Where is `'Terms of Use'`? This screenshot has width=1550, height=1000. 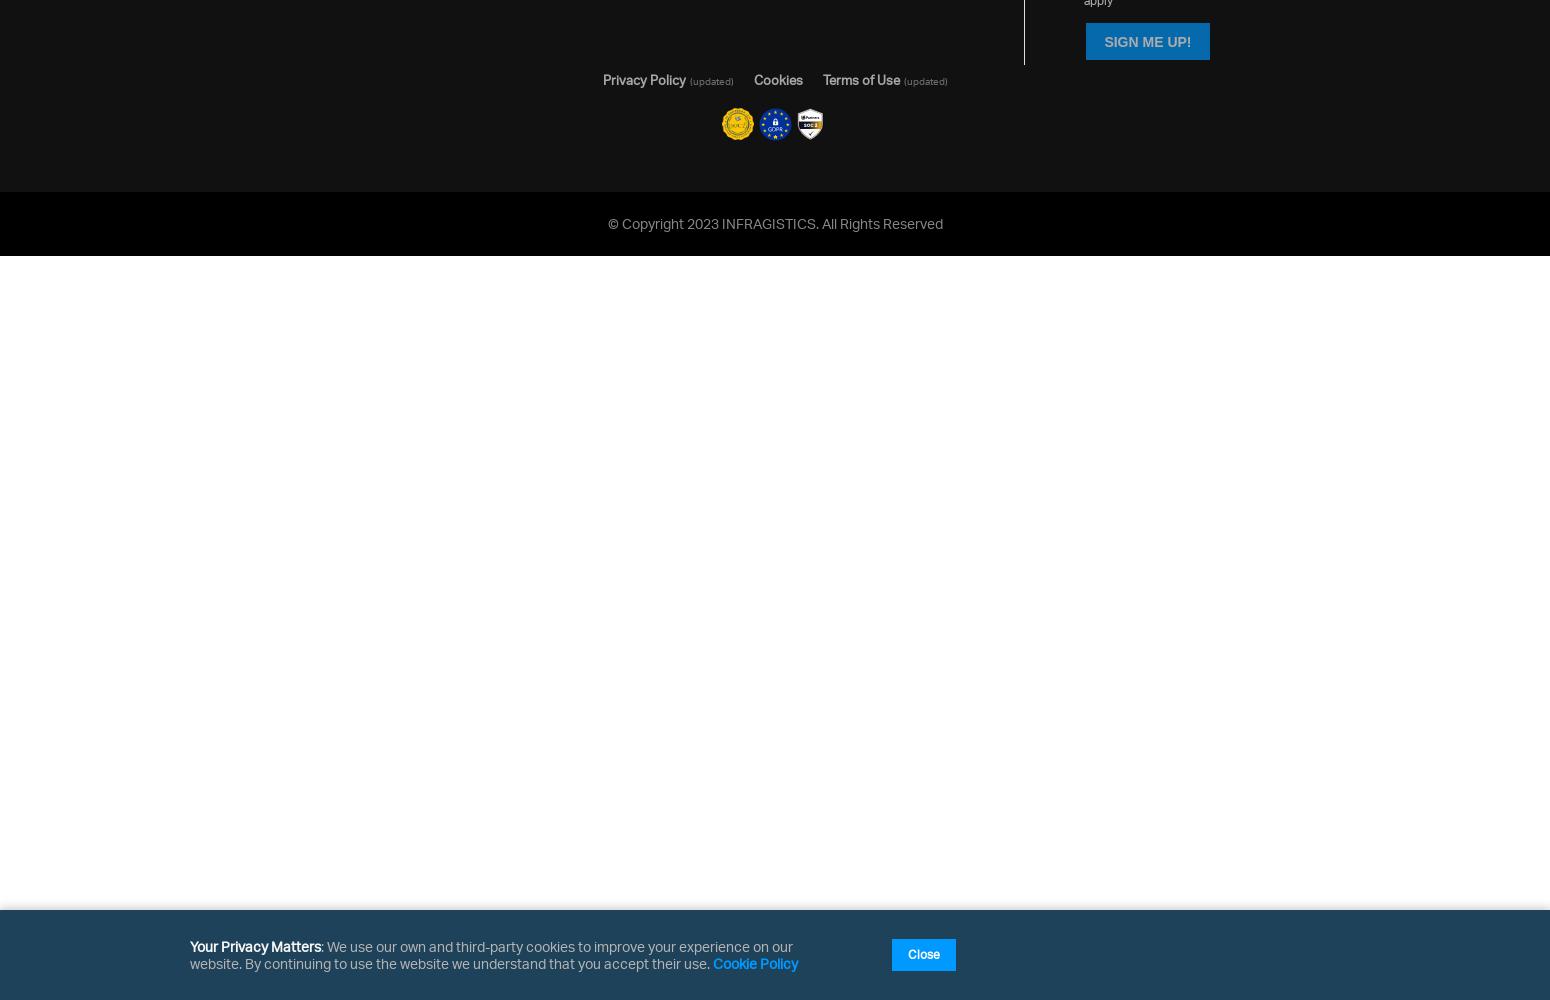 'Terms of Use' is located at coordinates (860, 79).